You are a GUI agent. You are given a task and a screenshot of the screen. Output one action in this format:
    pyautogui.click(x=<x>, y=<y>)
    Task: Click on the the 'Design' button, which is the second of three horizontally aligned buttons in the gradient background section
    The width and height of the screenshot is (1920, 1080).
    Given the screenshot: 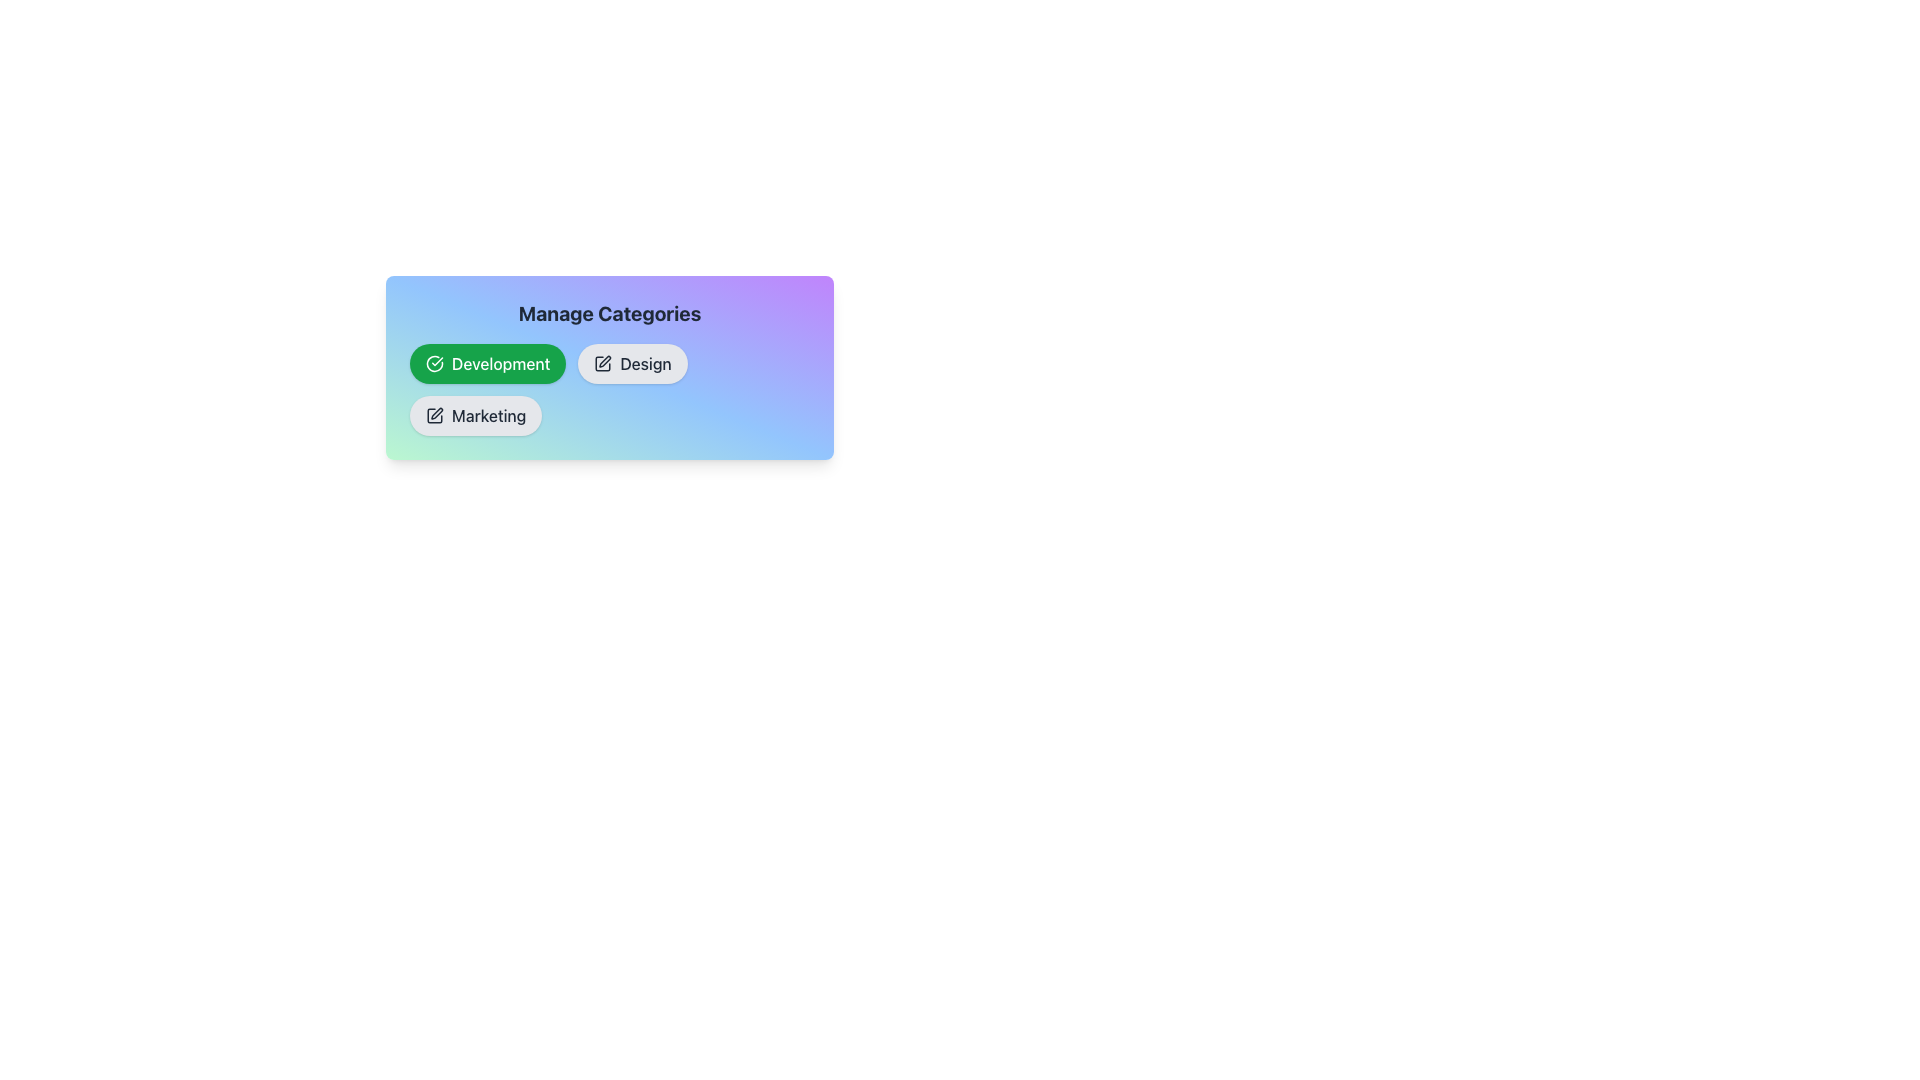 What is the action you would take?
    pyautogui.click(x=608, y=367)
    